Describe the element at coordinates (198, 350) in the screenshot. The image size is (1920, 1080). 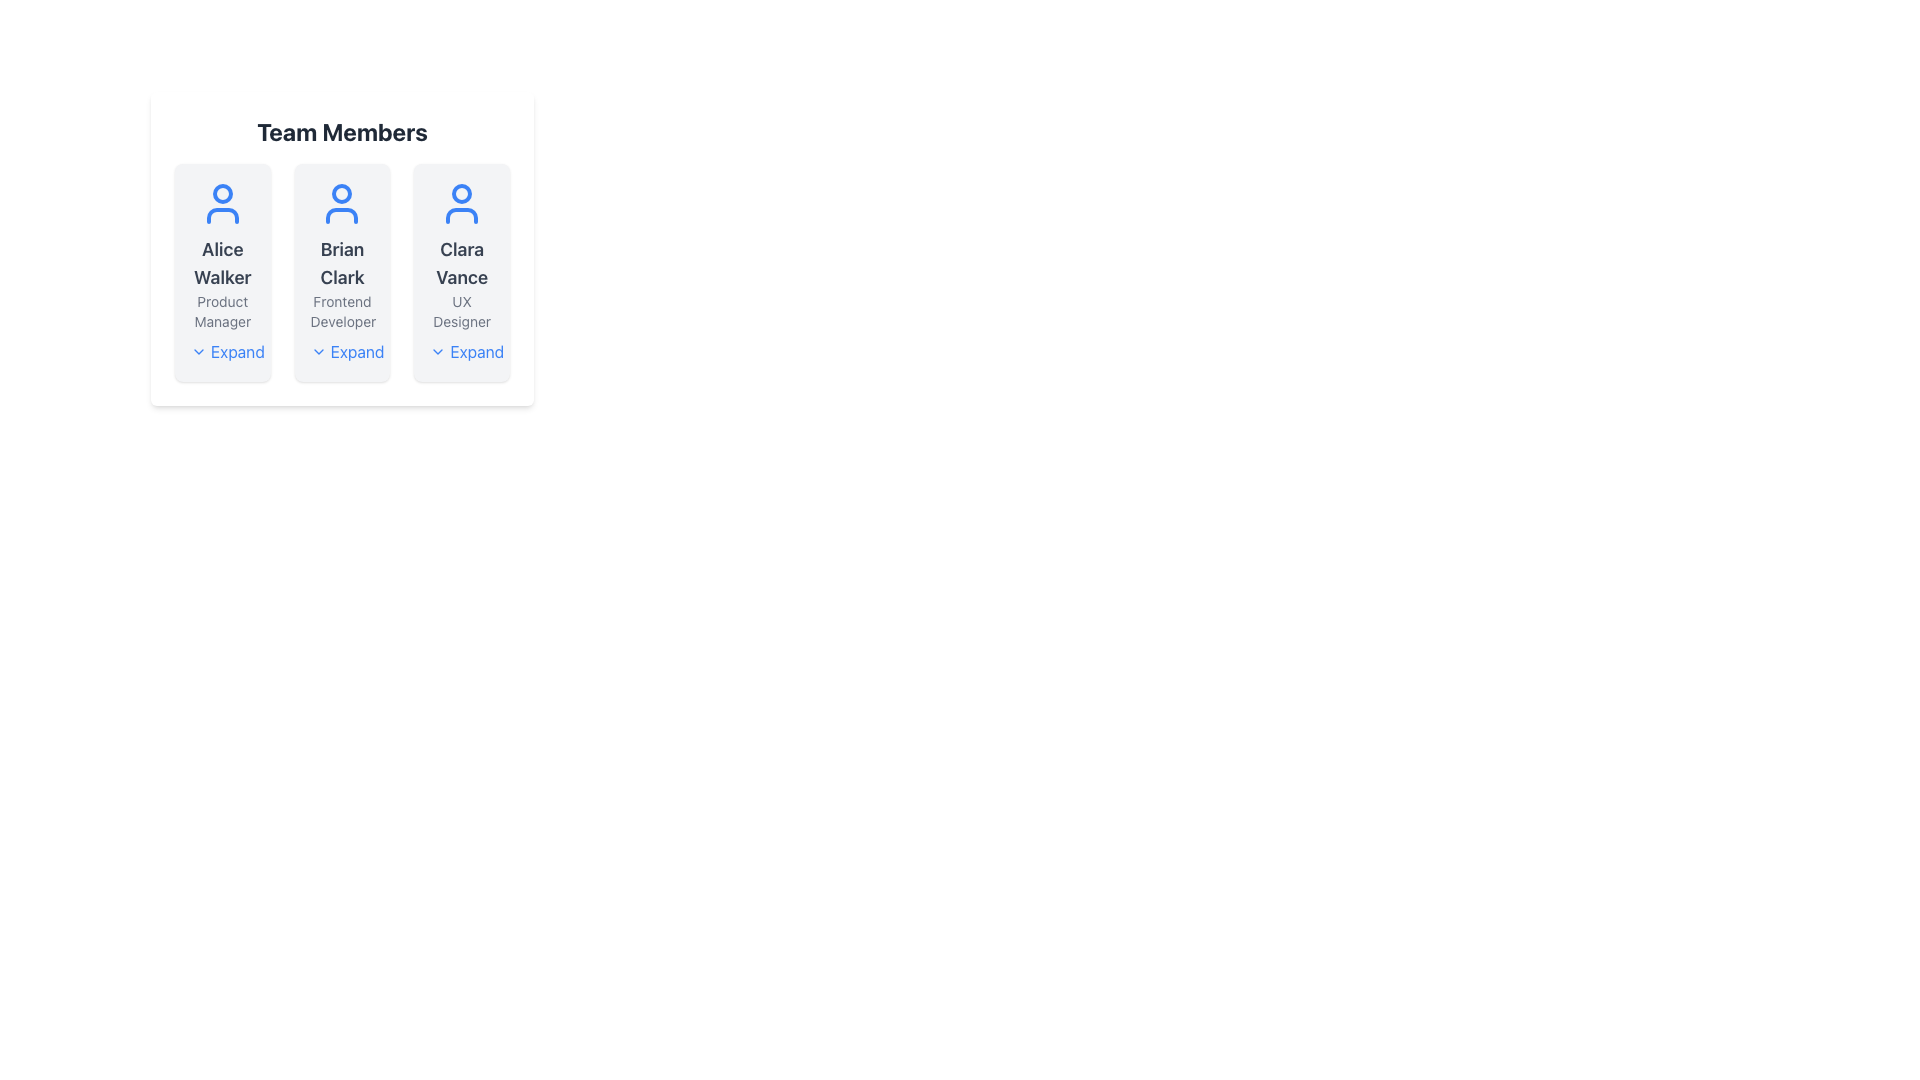
I see `the chevron icon located under 'Alice Walker' in the 'Team Members' section` at that location.